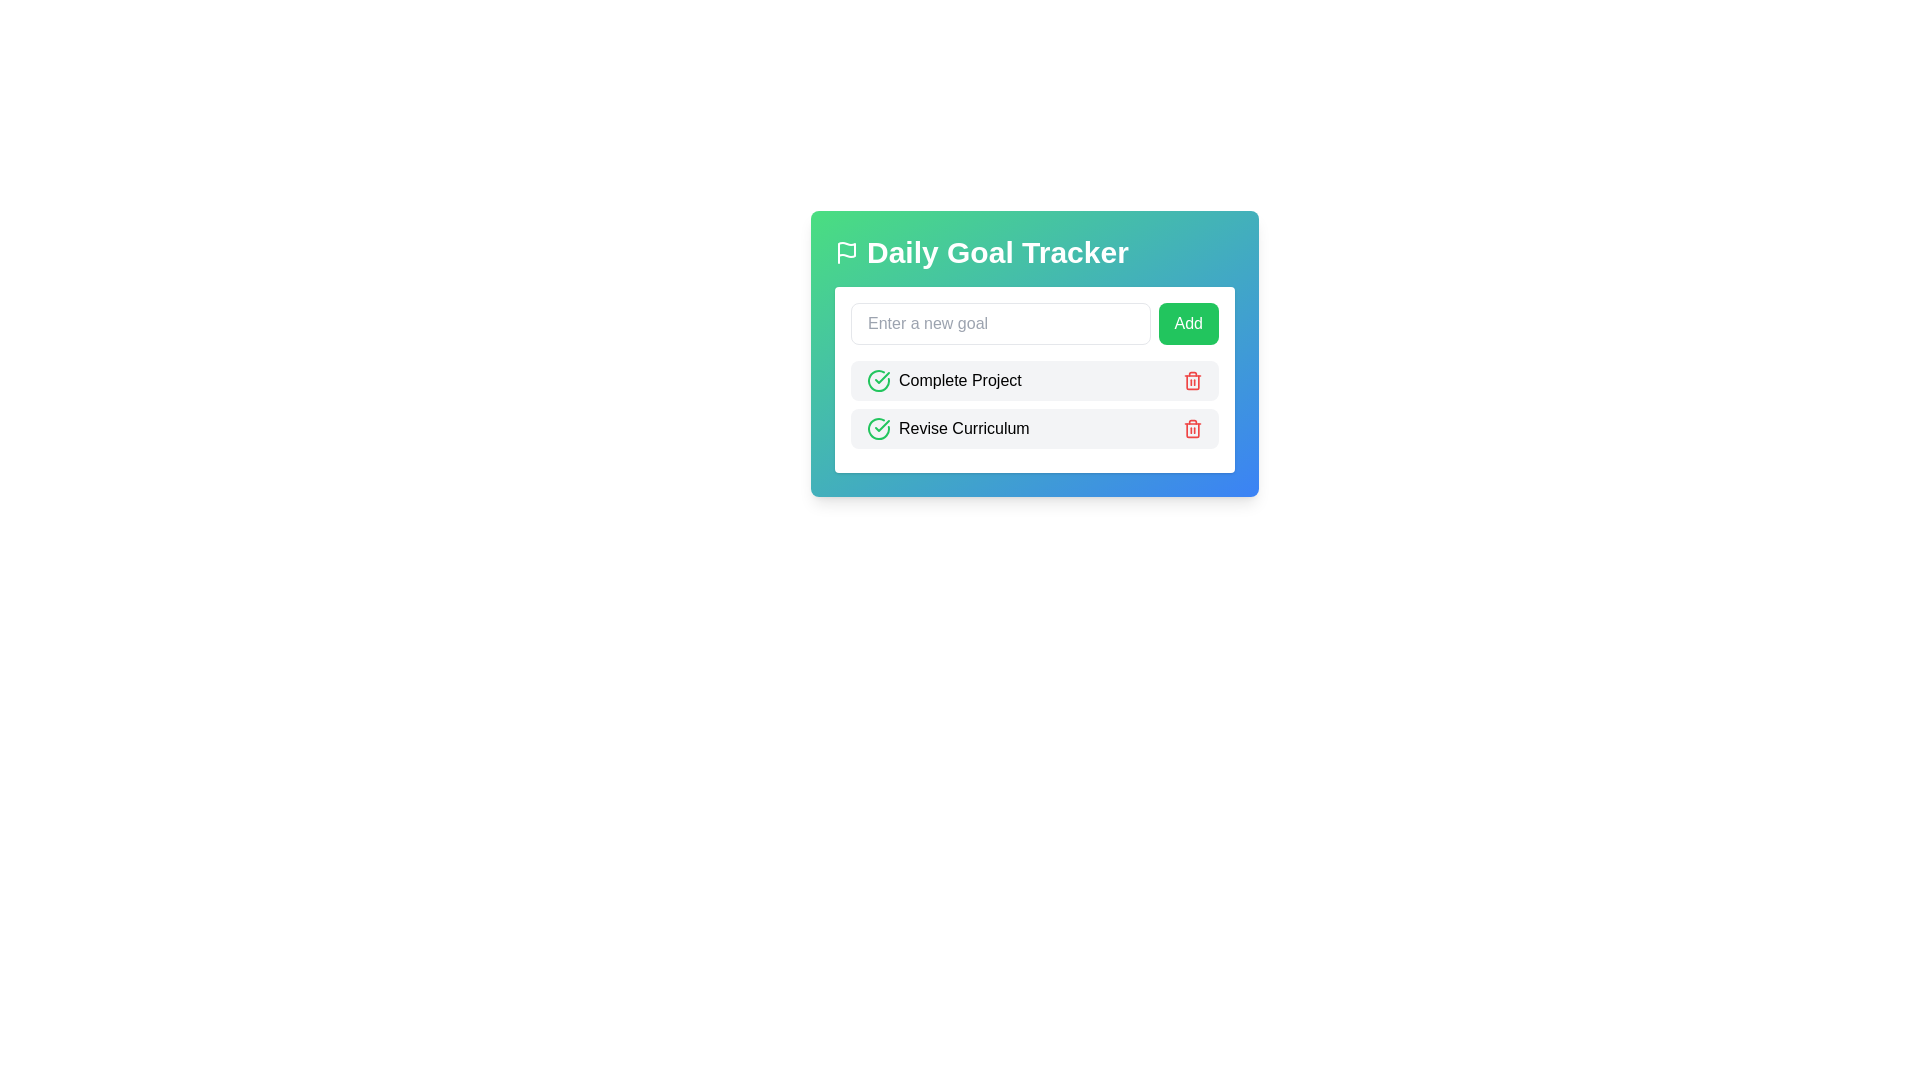 This screenshot has height=1080, width=1920. Describe the element at coordinates (1035, 380) in the screenshot. I see `the first list item labeled 'Complete Project' in the 'Daily Goal Tracker' to mark it as complete` at that location.